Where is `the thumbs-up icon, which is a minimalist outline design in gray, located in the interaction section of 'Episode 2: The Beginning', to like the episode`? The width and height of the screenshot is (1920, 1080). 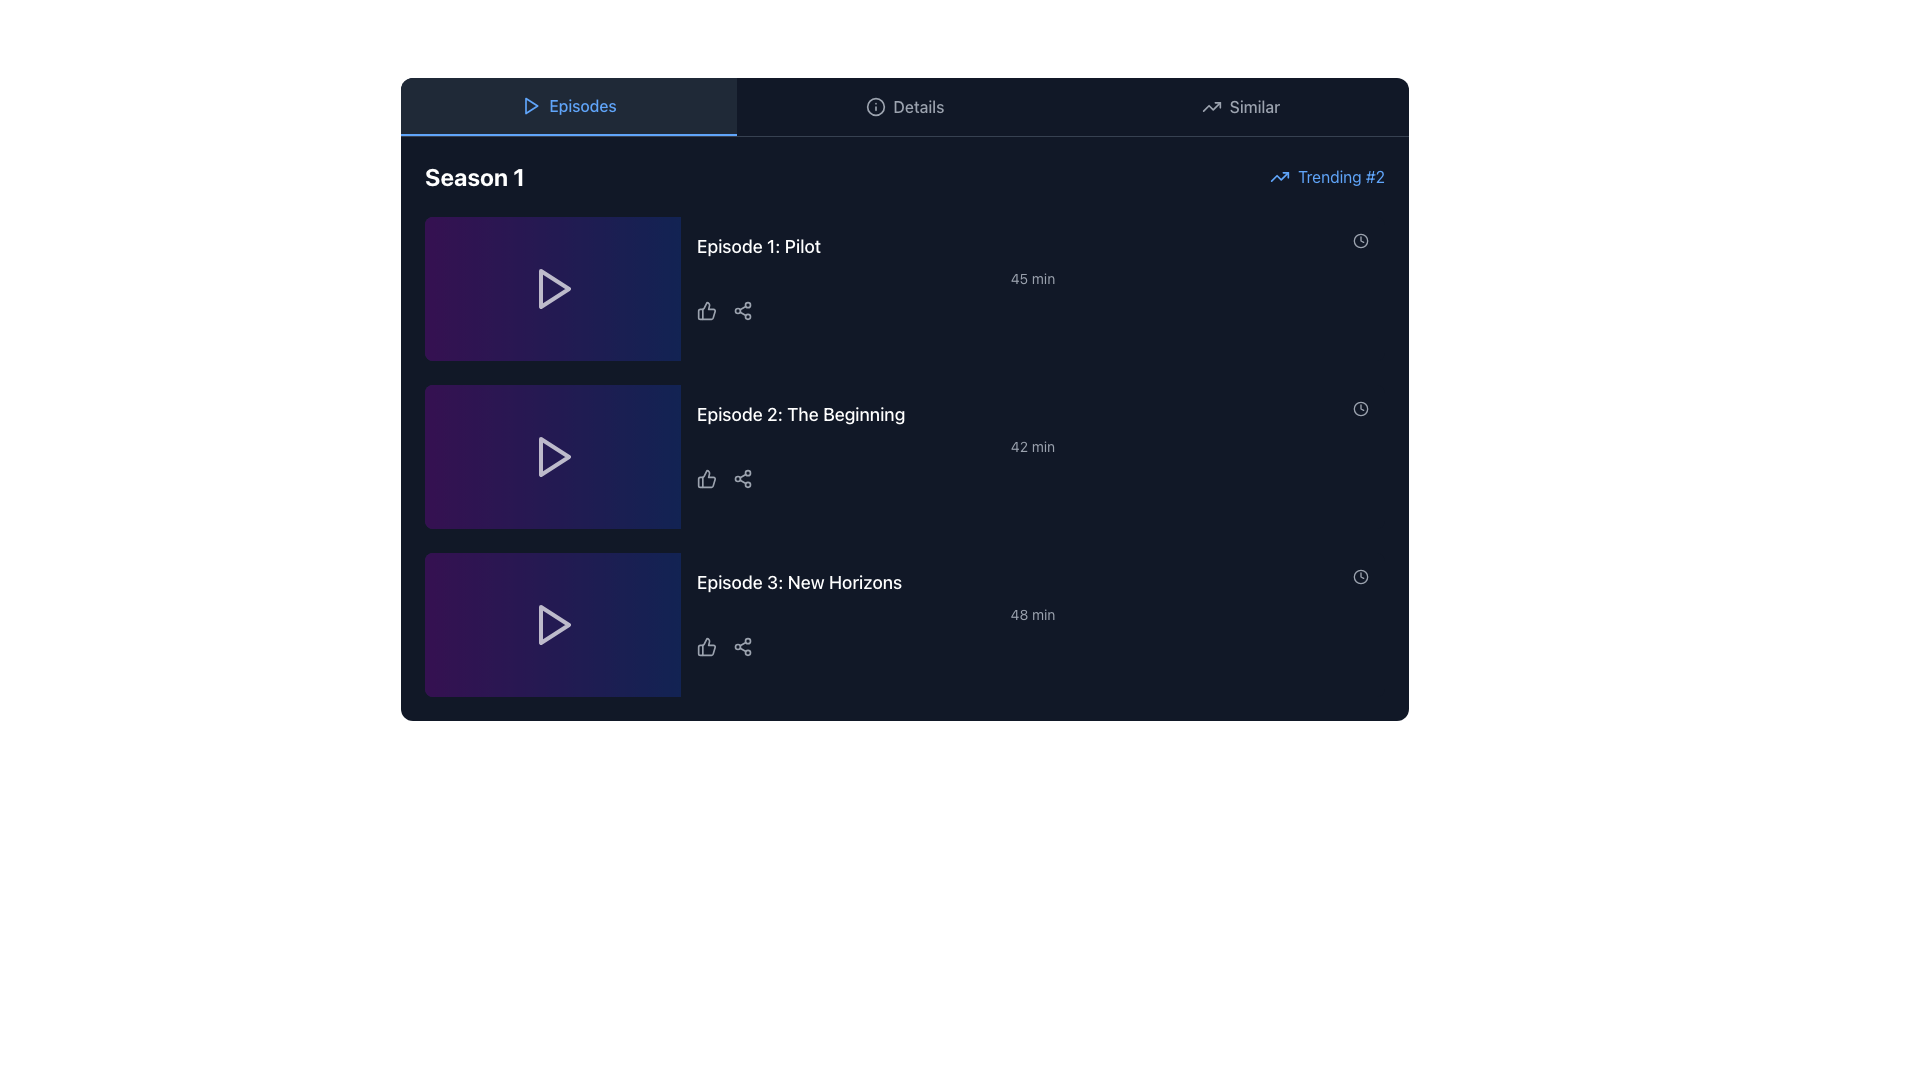
the thumbs-up icon, which is a minimalist outline design in gray, located in the interaction section of 'Episode 2: The Beginning', to like the episode is located at coordinates (706, 478).